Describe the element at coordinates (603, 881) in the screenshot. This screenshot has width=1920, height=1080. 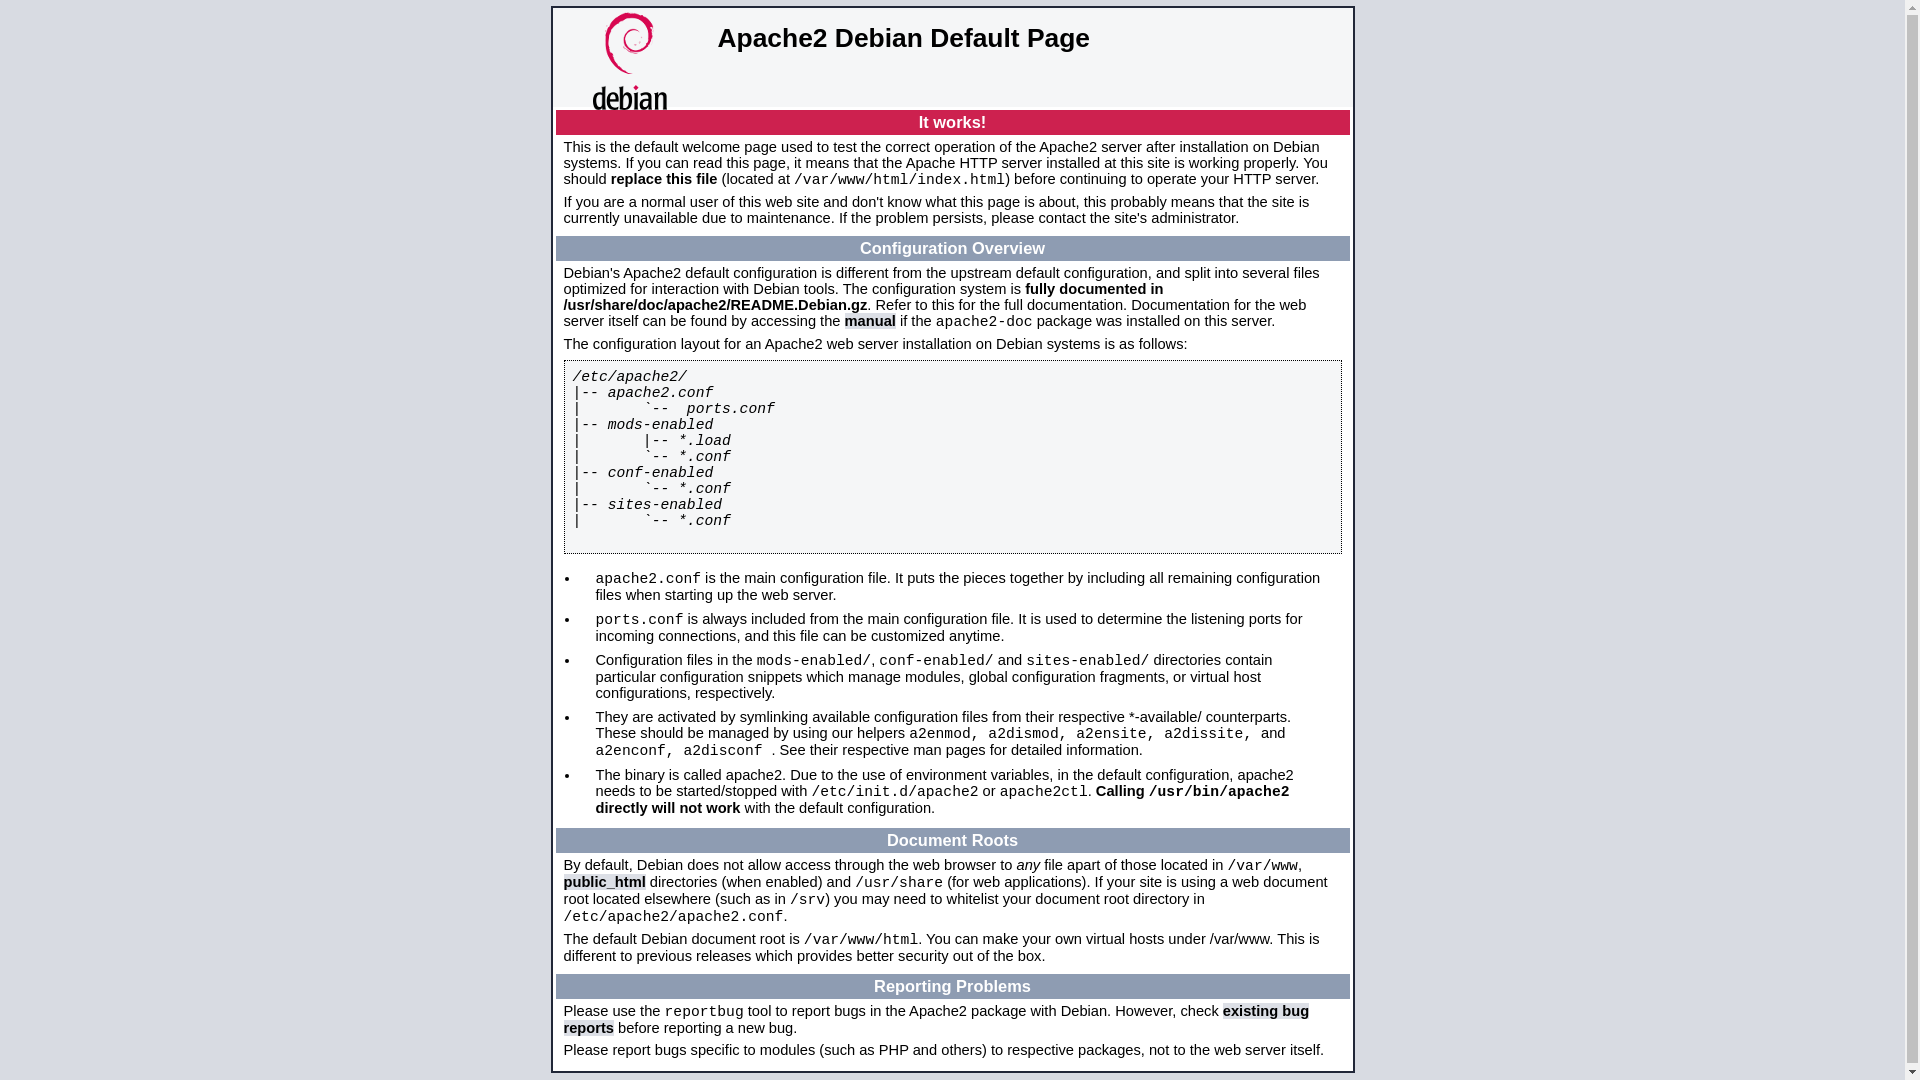
I see `'public_html'` at that location.